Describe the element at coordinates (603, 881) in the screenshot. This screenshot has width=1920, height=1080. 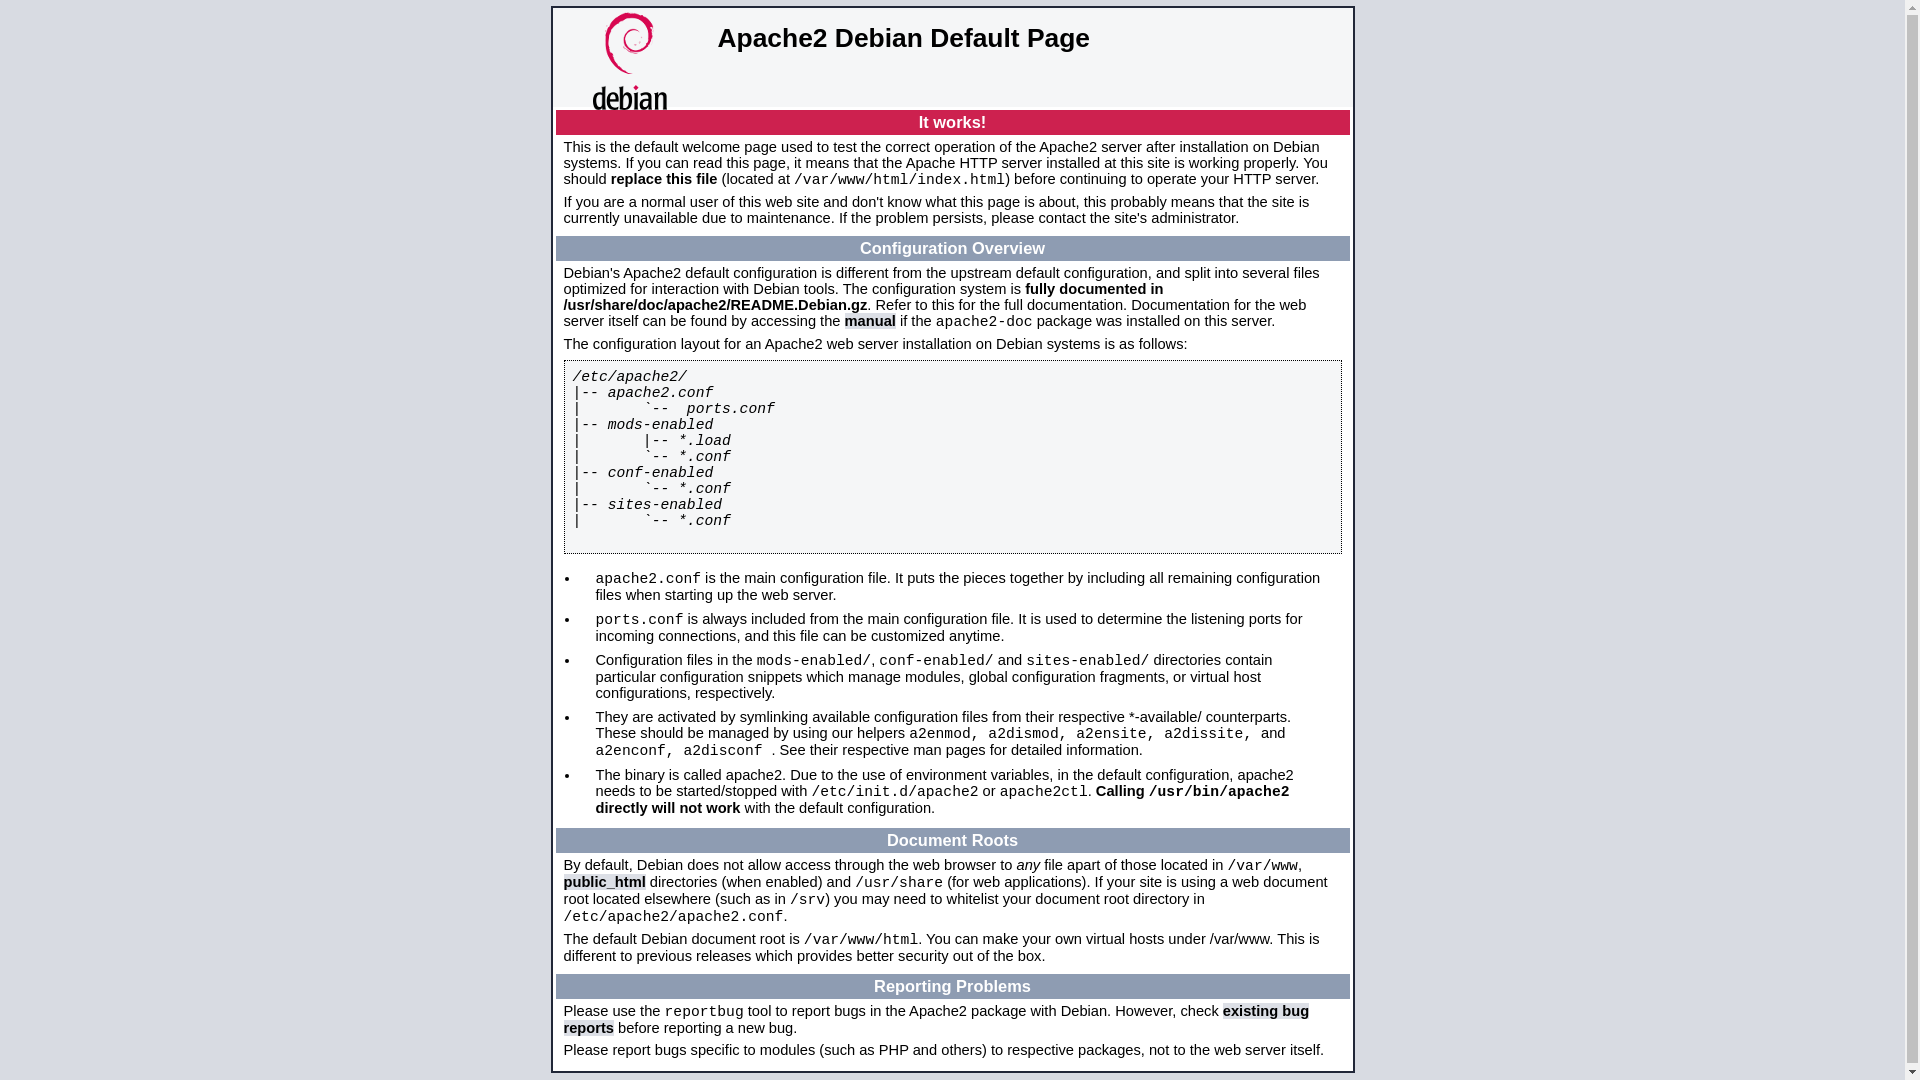
I see `'public_html'` at that location.